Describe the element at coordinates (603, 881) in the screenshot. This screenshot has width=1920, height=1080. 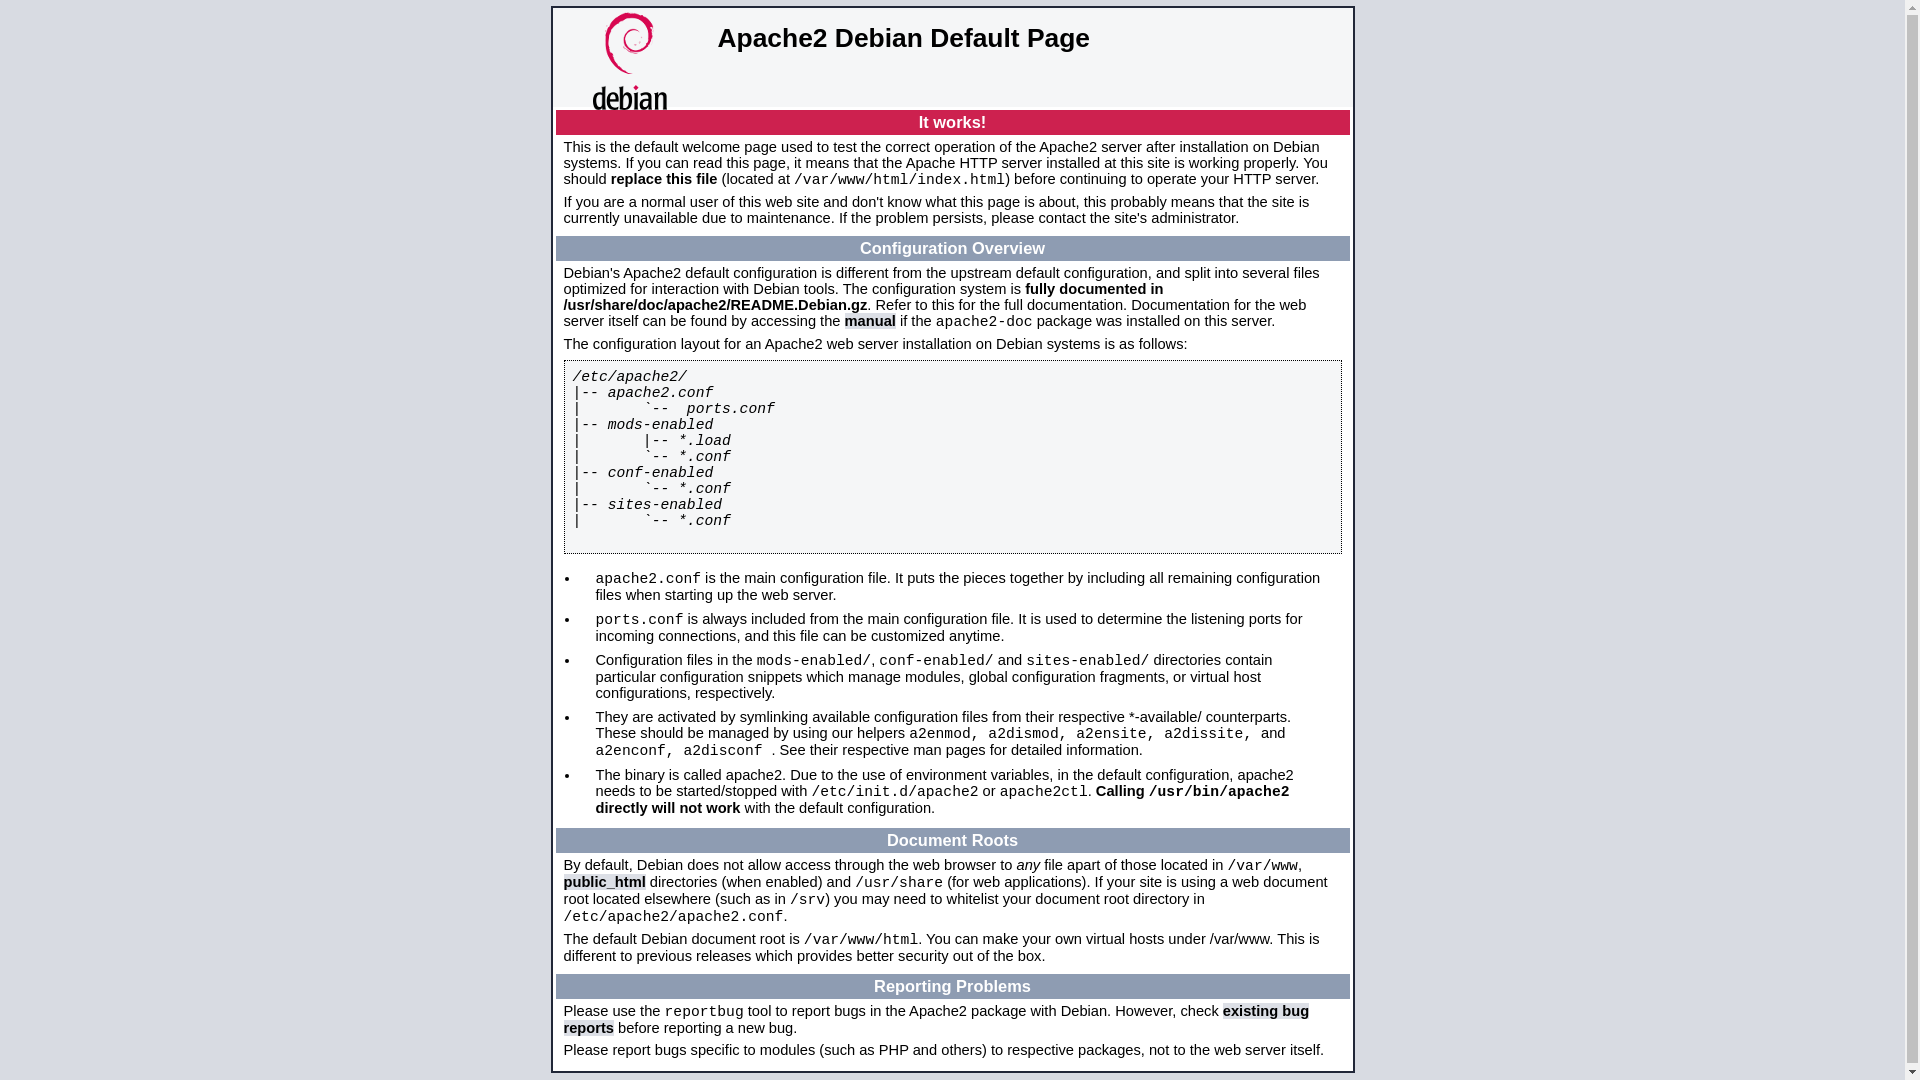
I see `'public_html'` at that location.